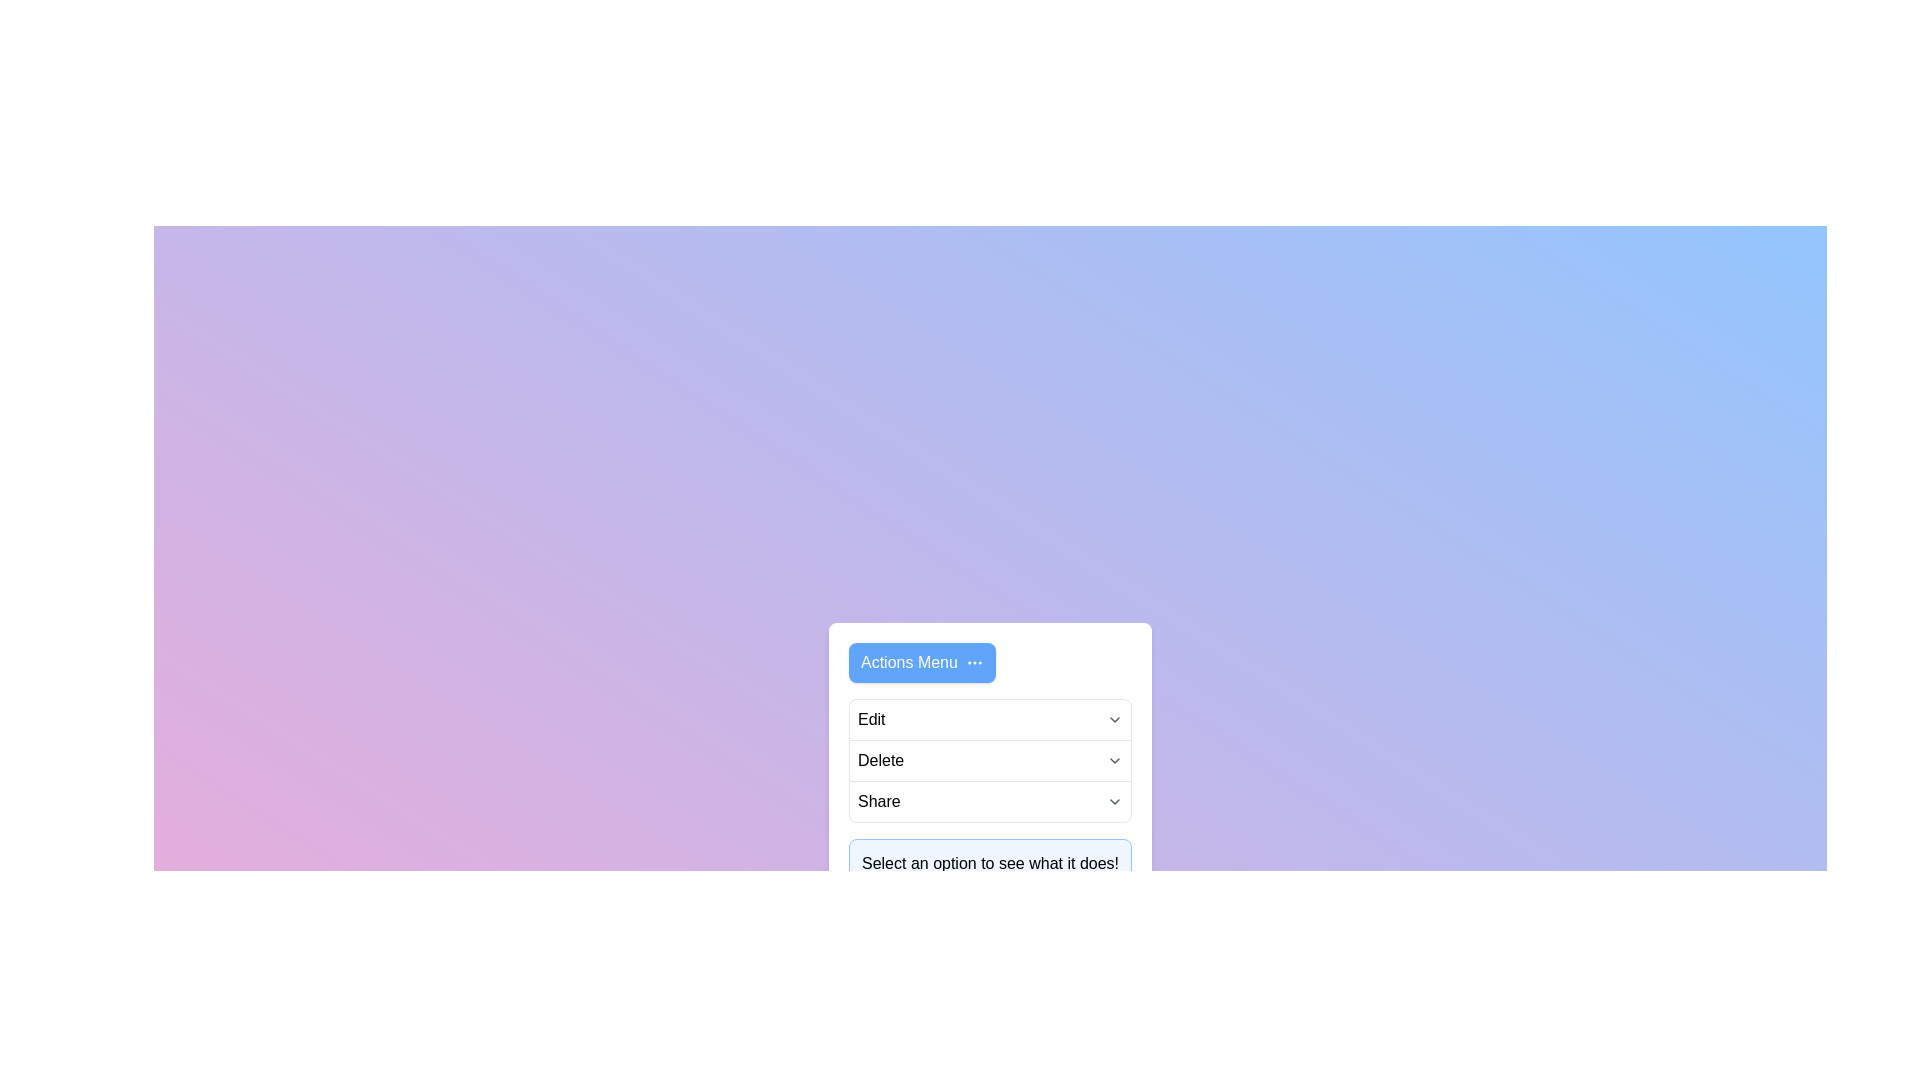 The image size is (1920, 1080). I want to click on the chevron icon corresponding to the Edit to toggle its dropdown, so click(1113, 720).